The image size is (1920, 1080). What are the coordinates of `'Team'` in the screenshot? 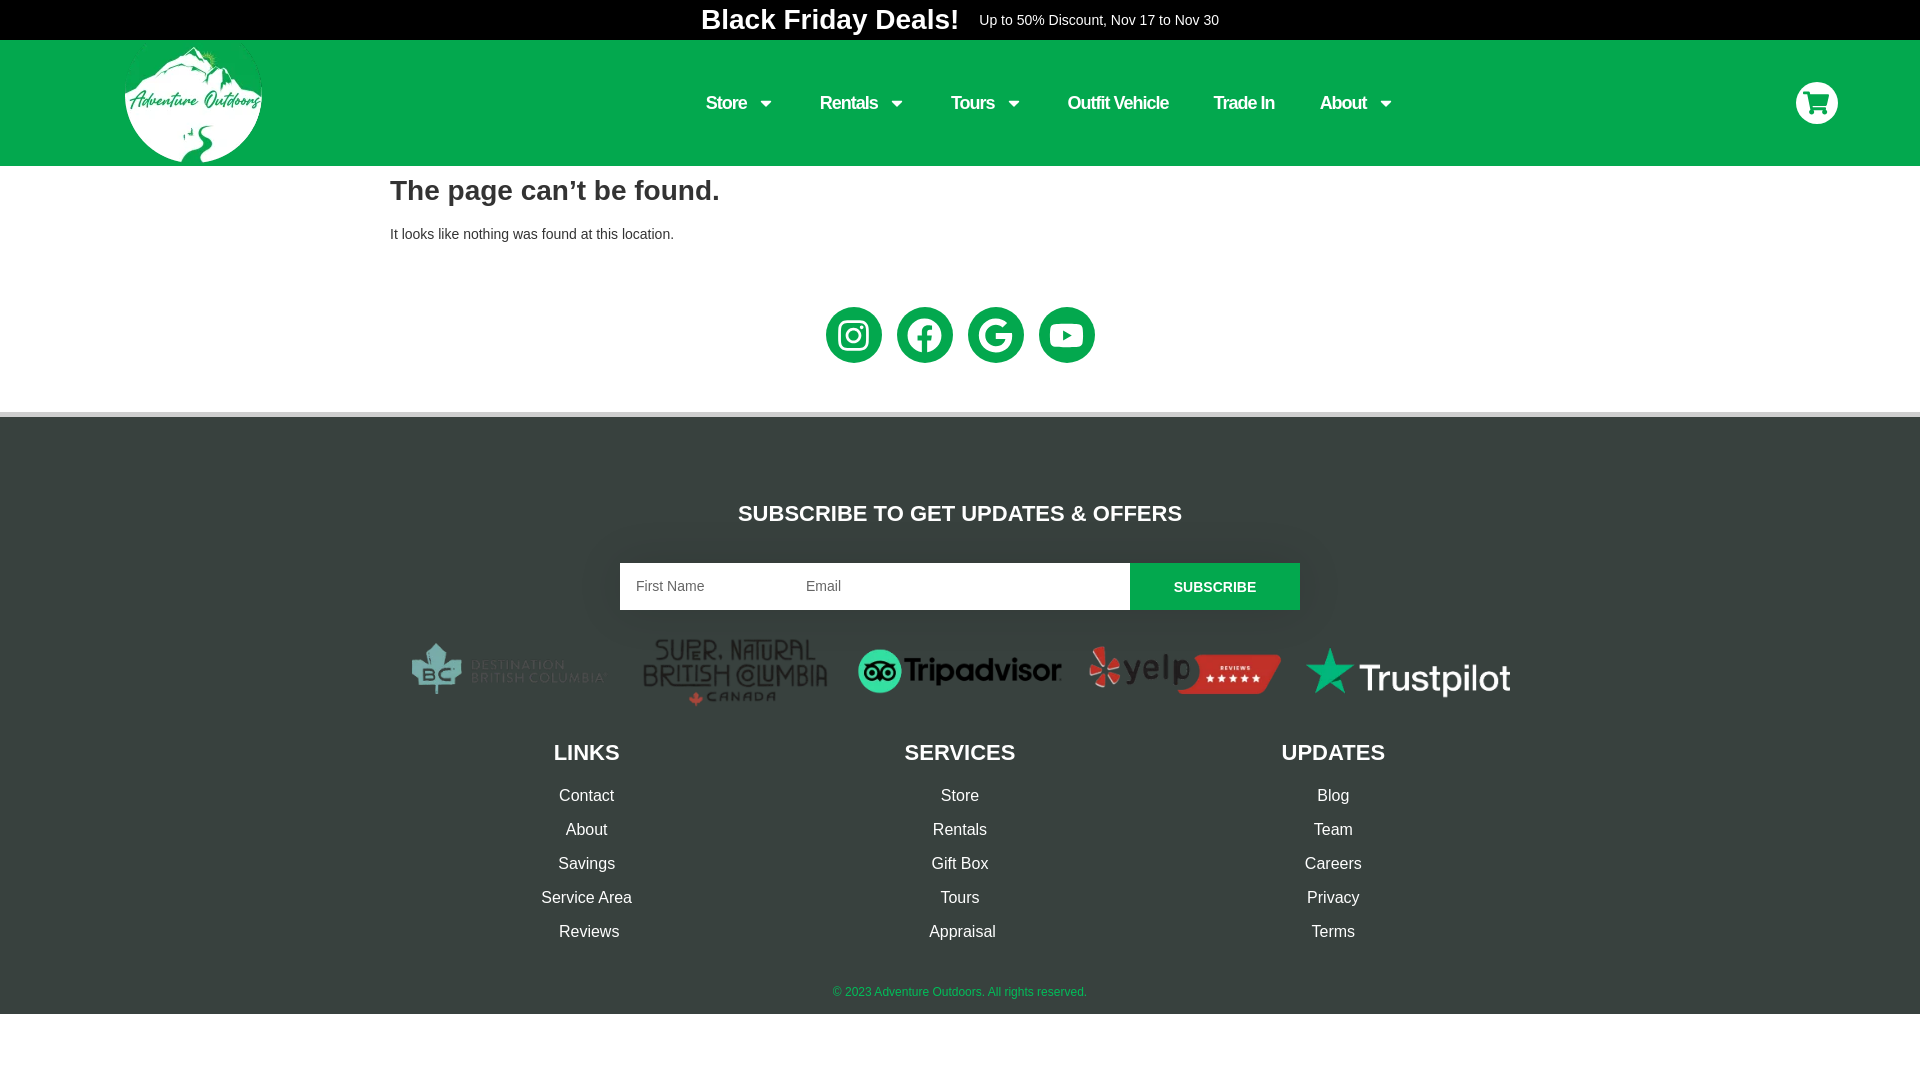 It's located at (1333, 829).